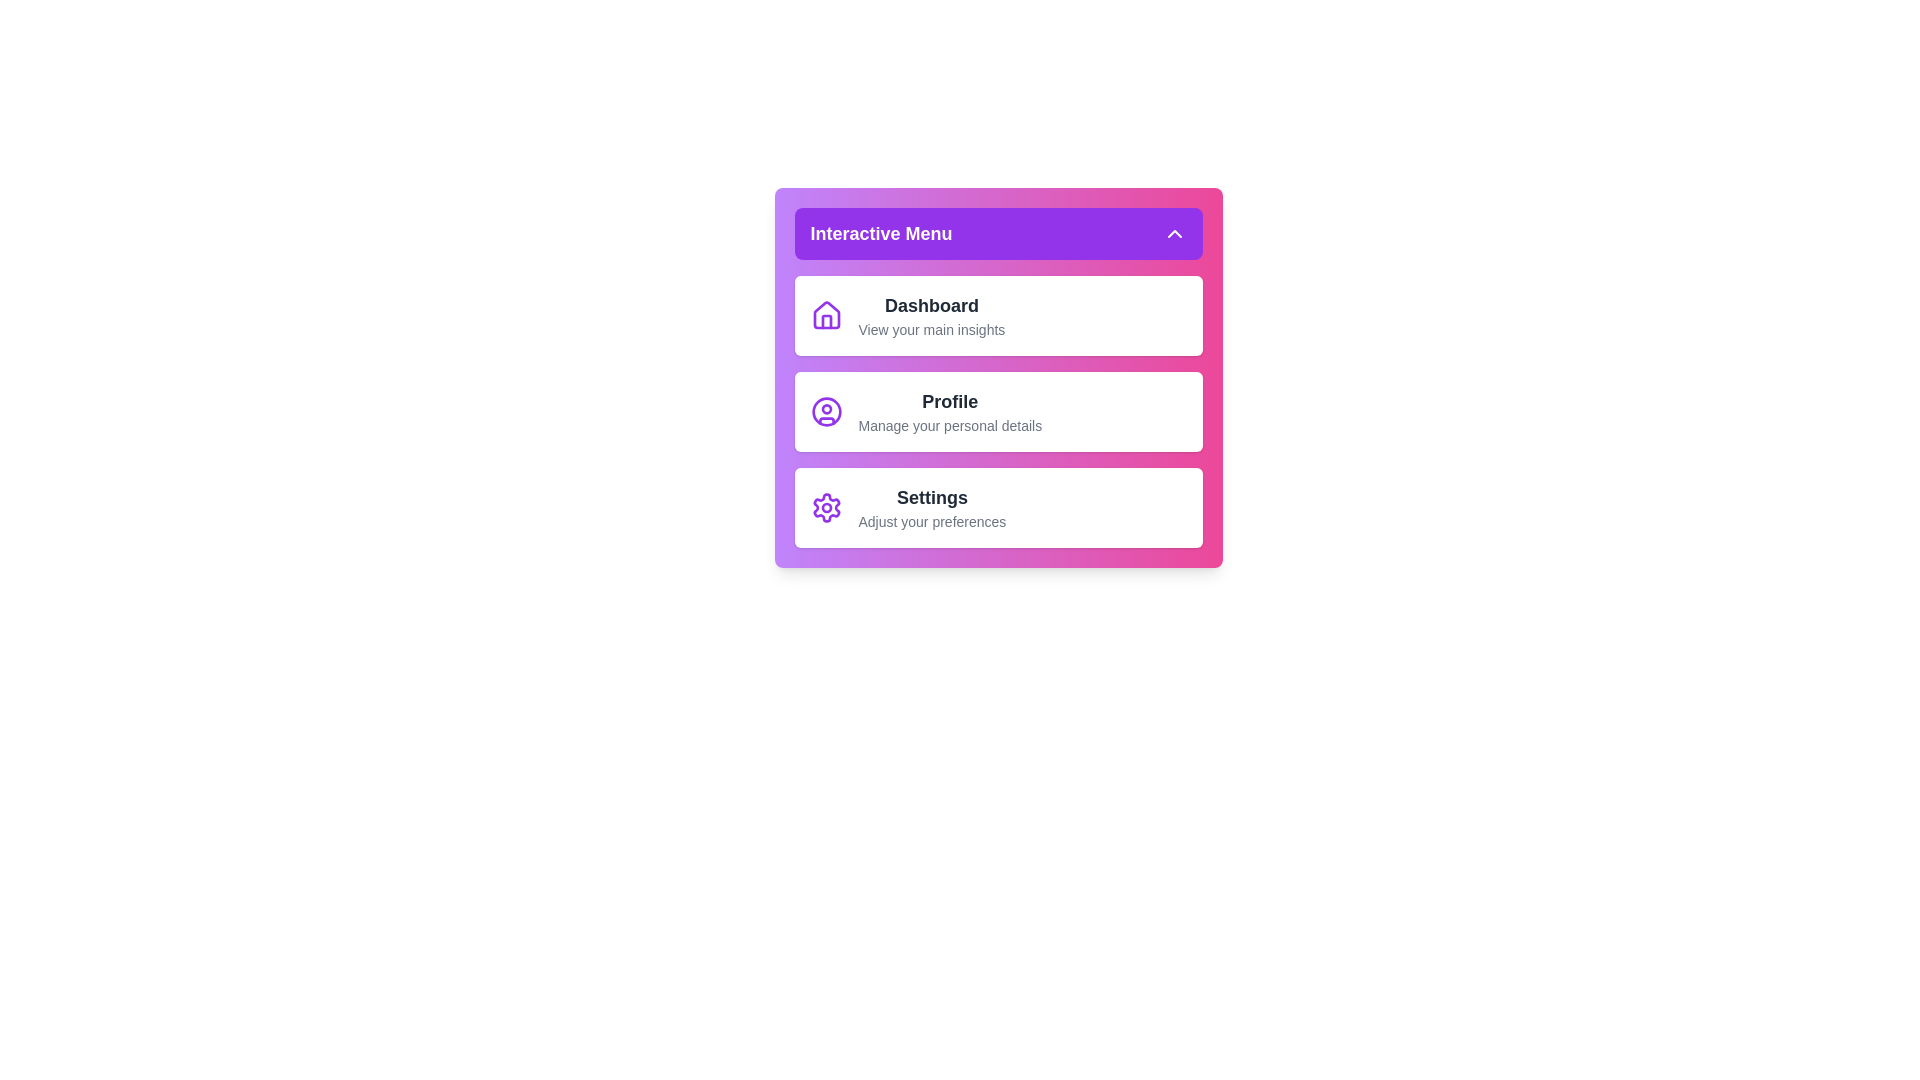 The width and height of the screenshot is (1920, 1080). I want to click on the icon of the menu item labeled Dashboard, so click(826, 315).